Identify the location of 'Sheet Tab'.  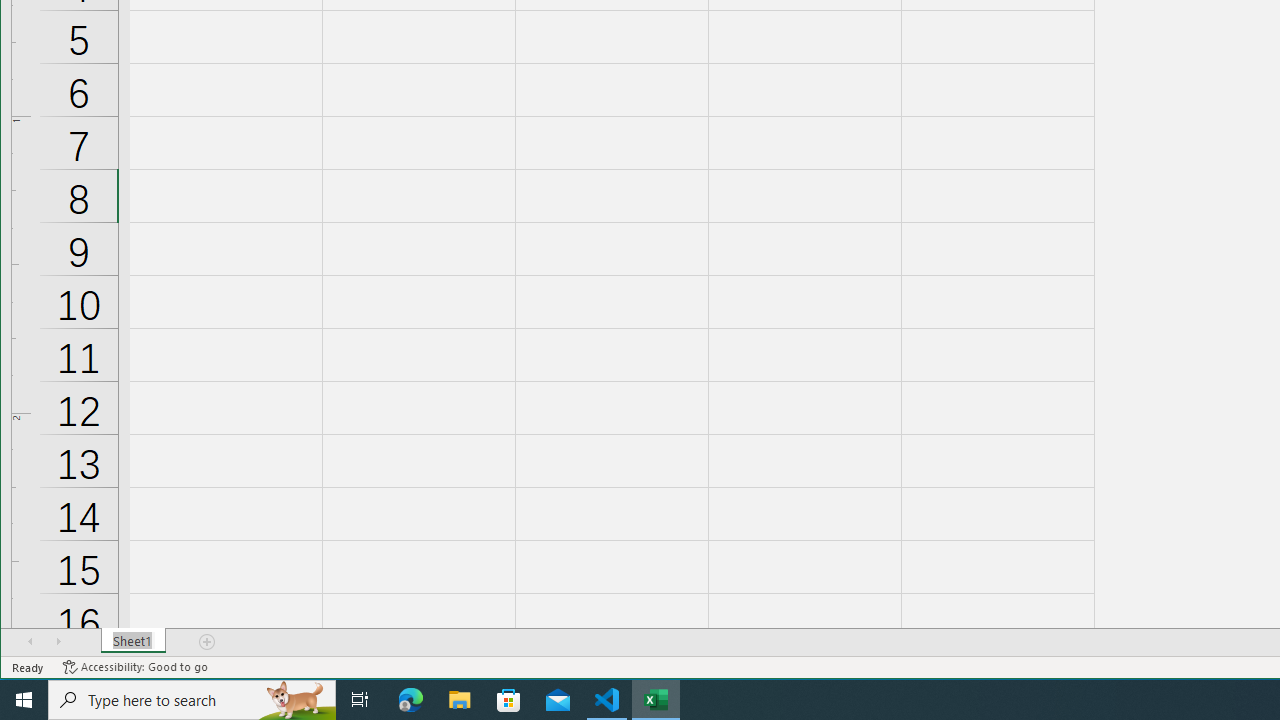
(132, 641).